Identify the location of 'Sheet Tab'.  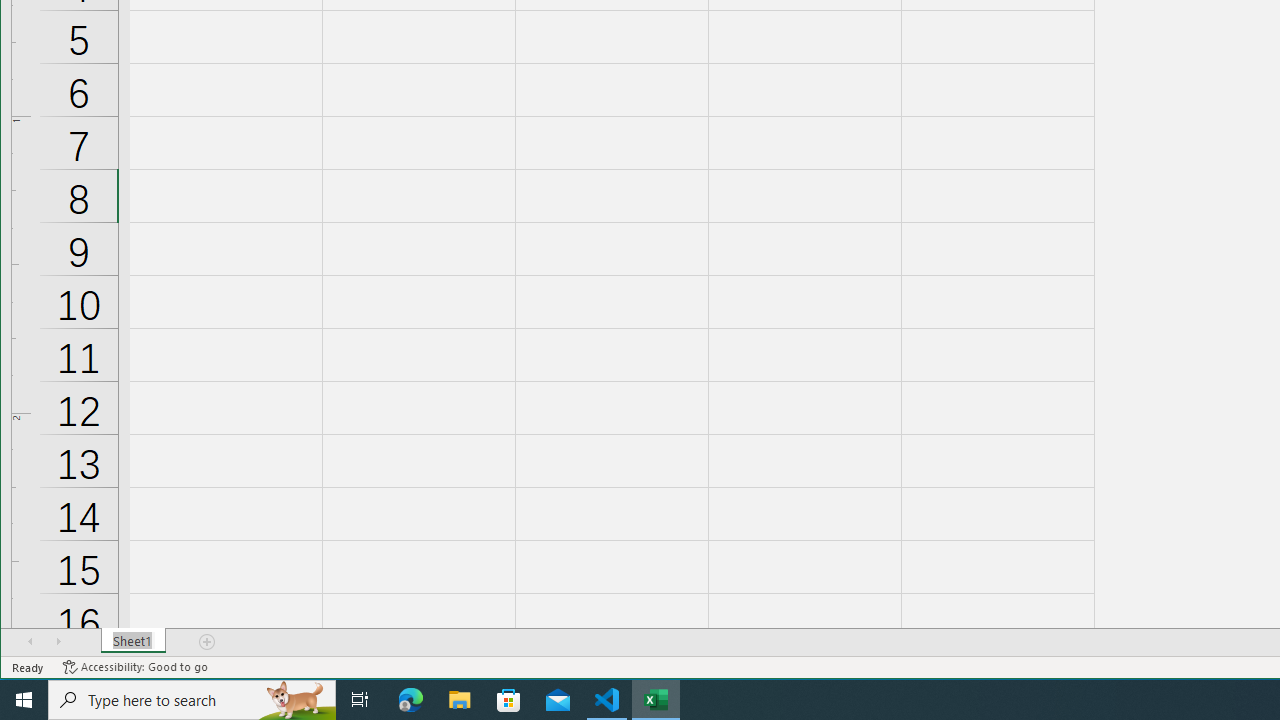
(132, 641).